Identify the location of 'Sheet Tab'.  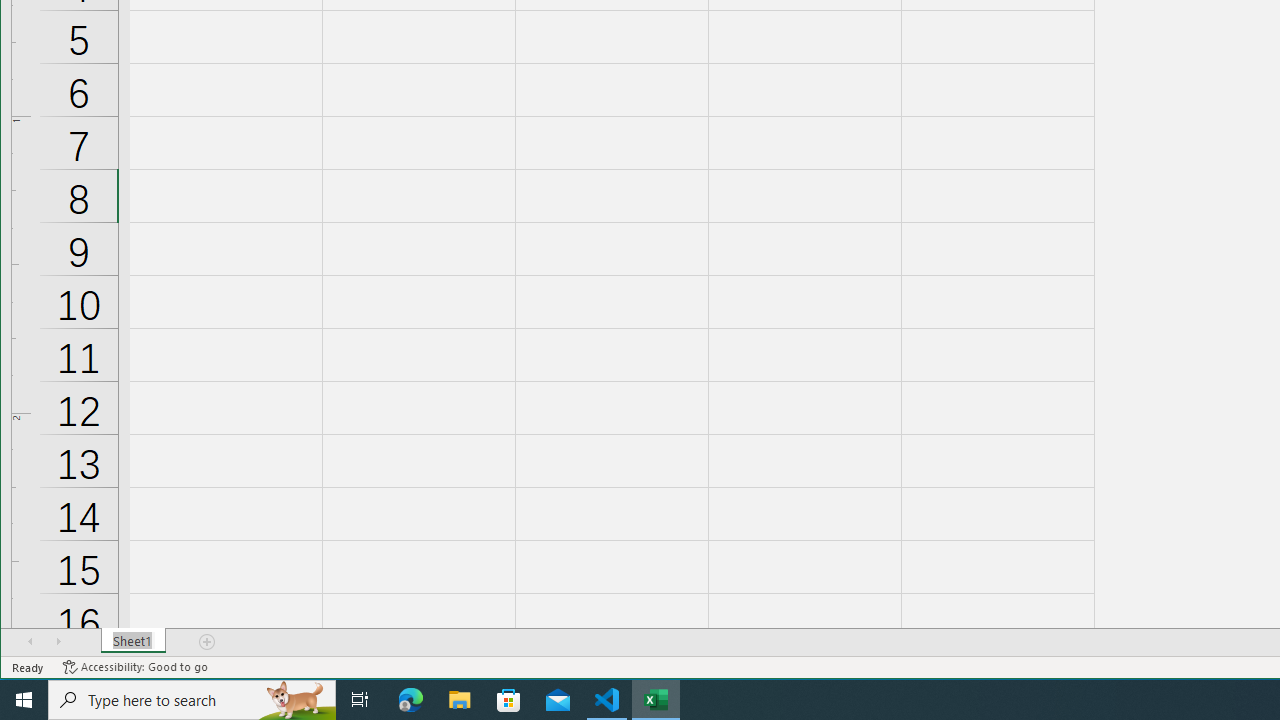
(132, 641).